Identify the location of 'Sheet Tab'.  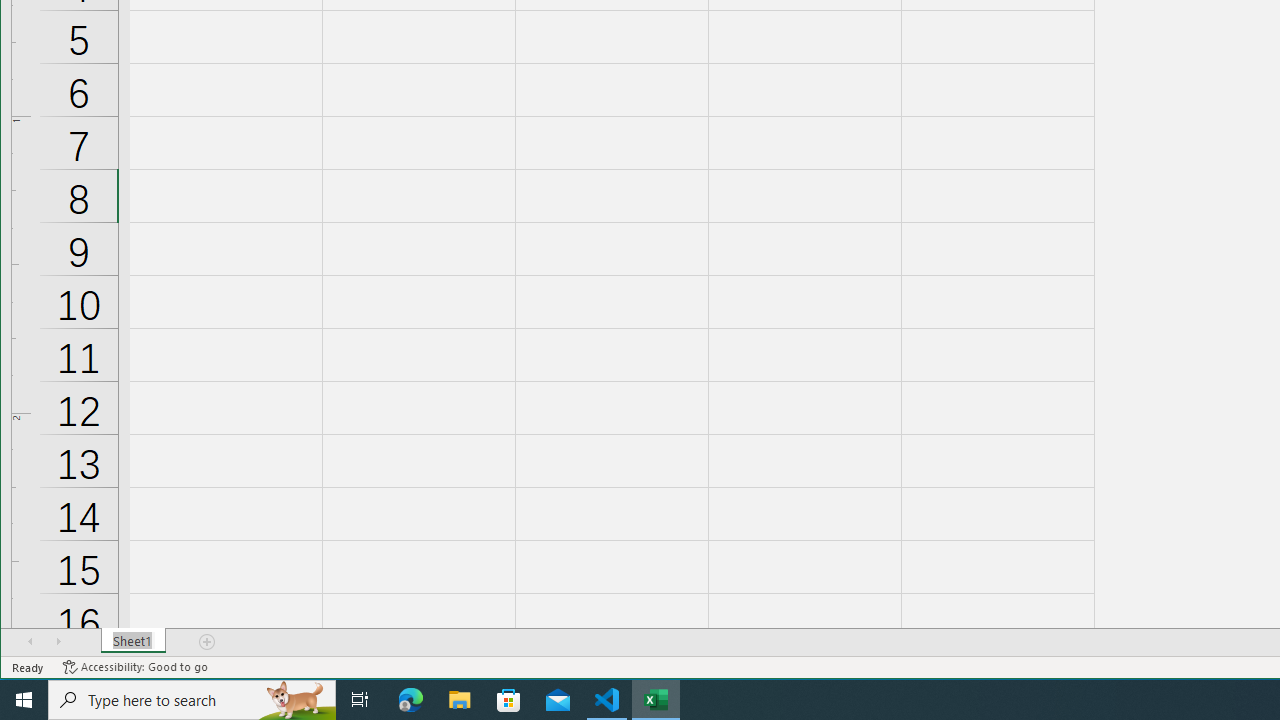
(132, 641).